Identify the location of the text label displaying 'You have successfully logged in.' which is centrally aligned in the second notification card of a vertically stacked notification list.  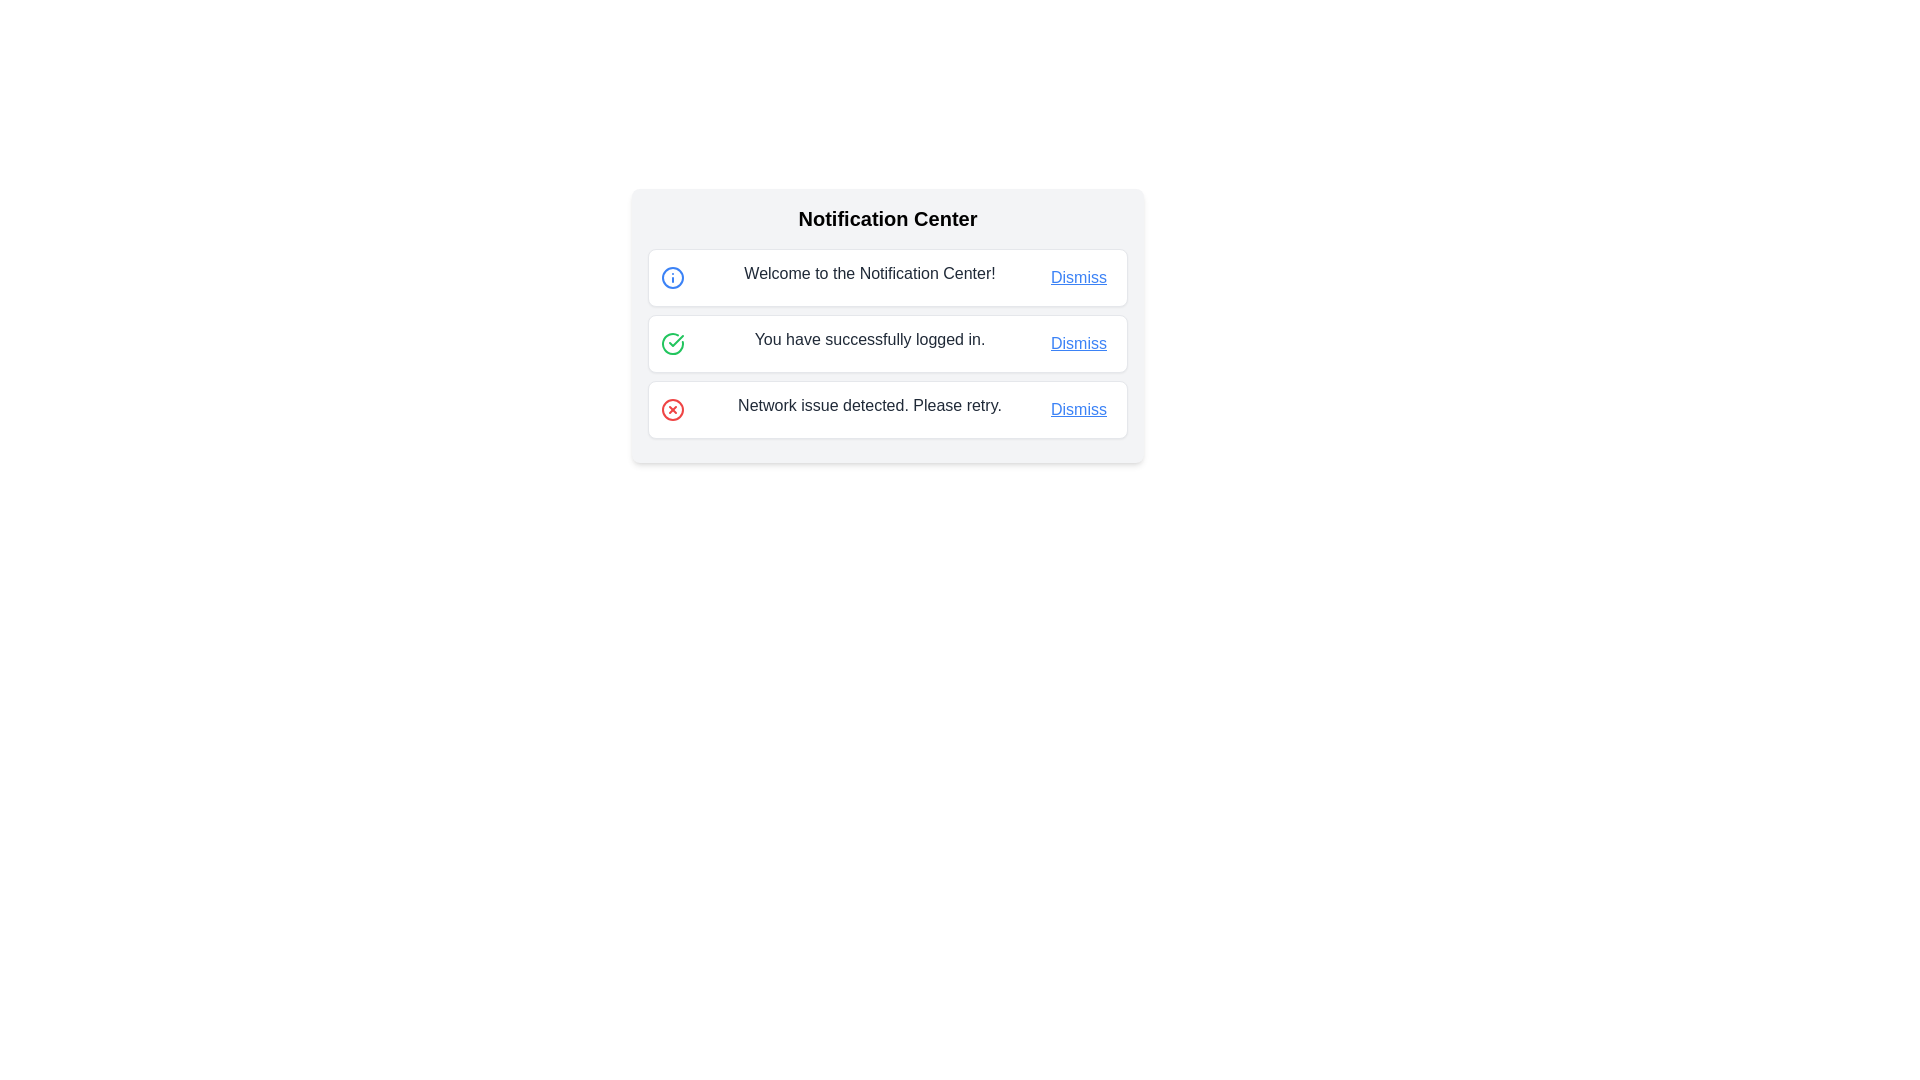
(869, 338).